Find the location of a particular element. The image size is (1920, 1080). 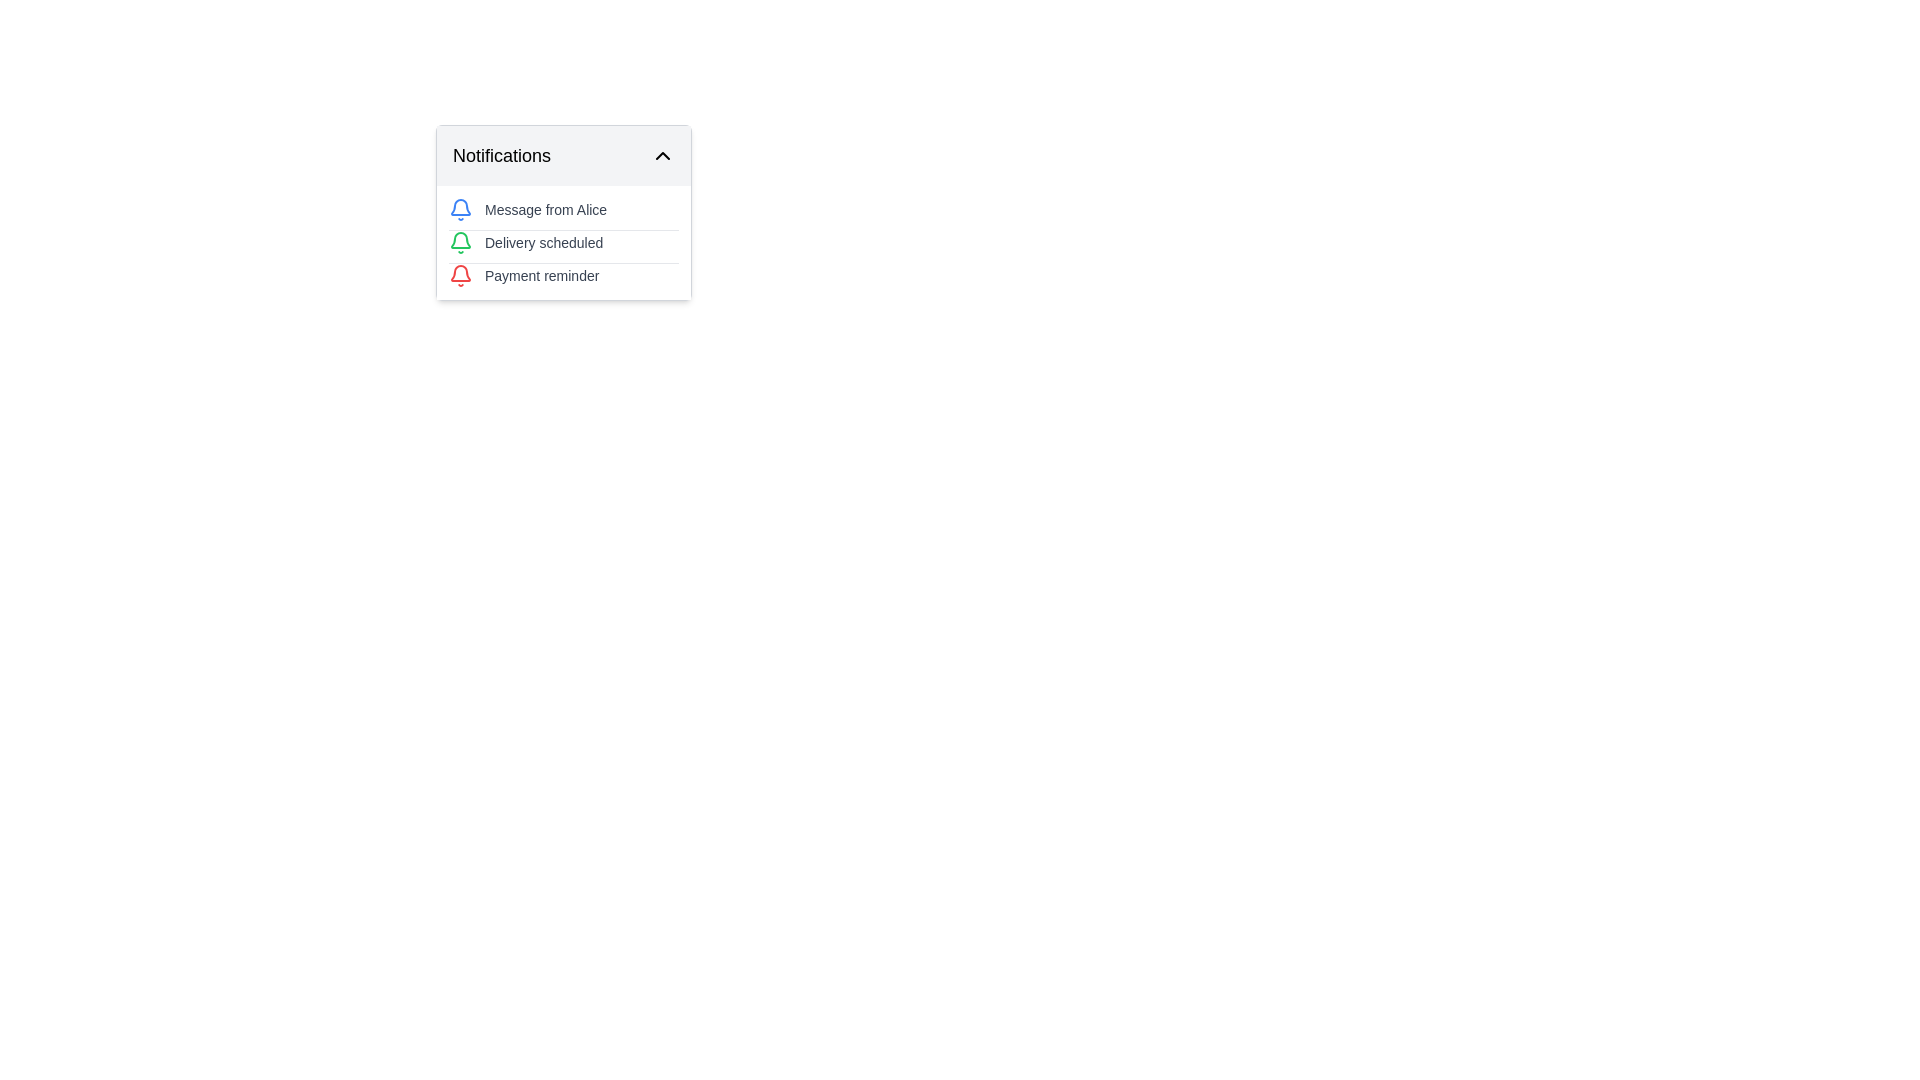

the notification icon located in the notification dropdown at the top-right corner of the interface is located at coordinates (459, 207).